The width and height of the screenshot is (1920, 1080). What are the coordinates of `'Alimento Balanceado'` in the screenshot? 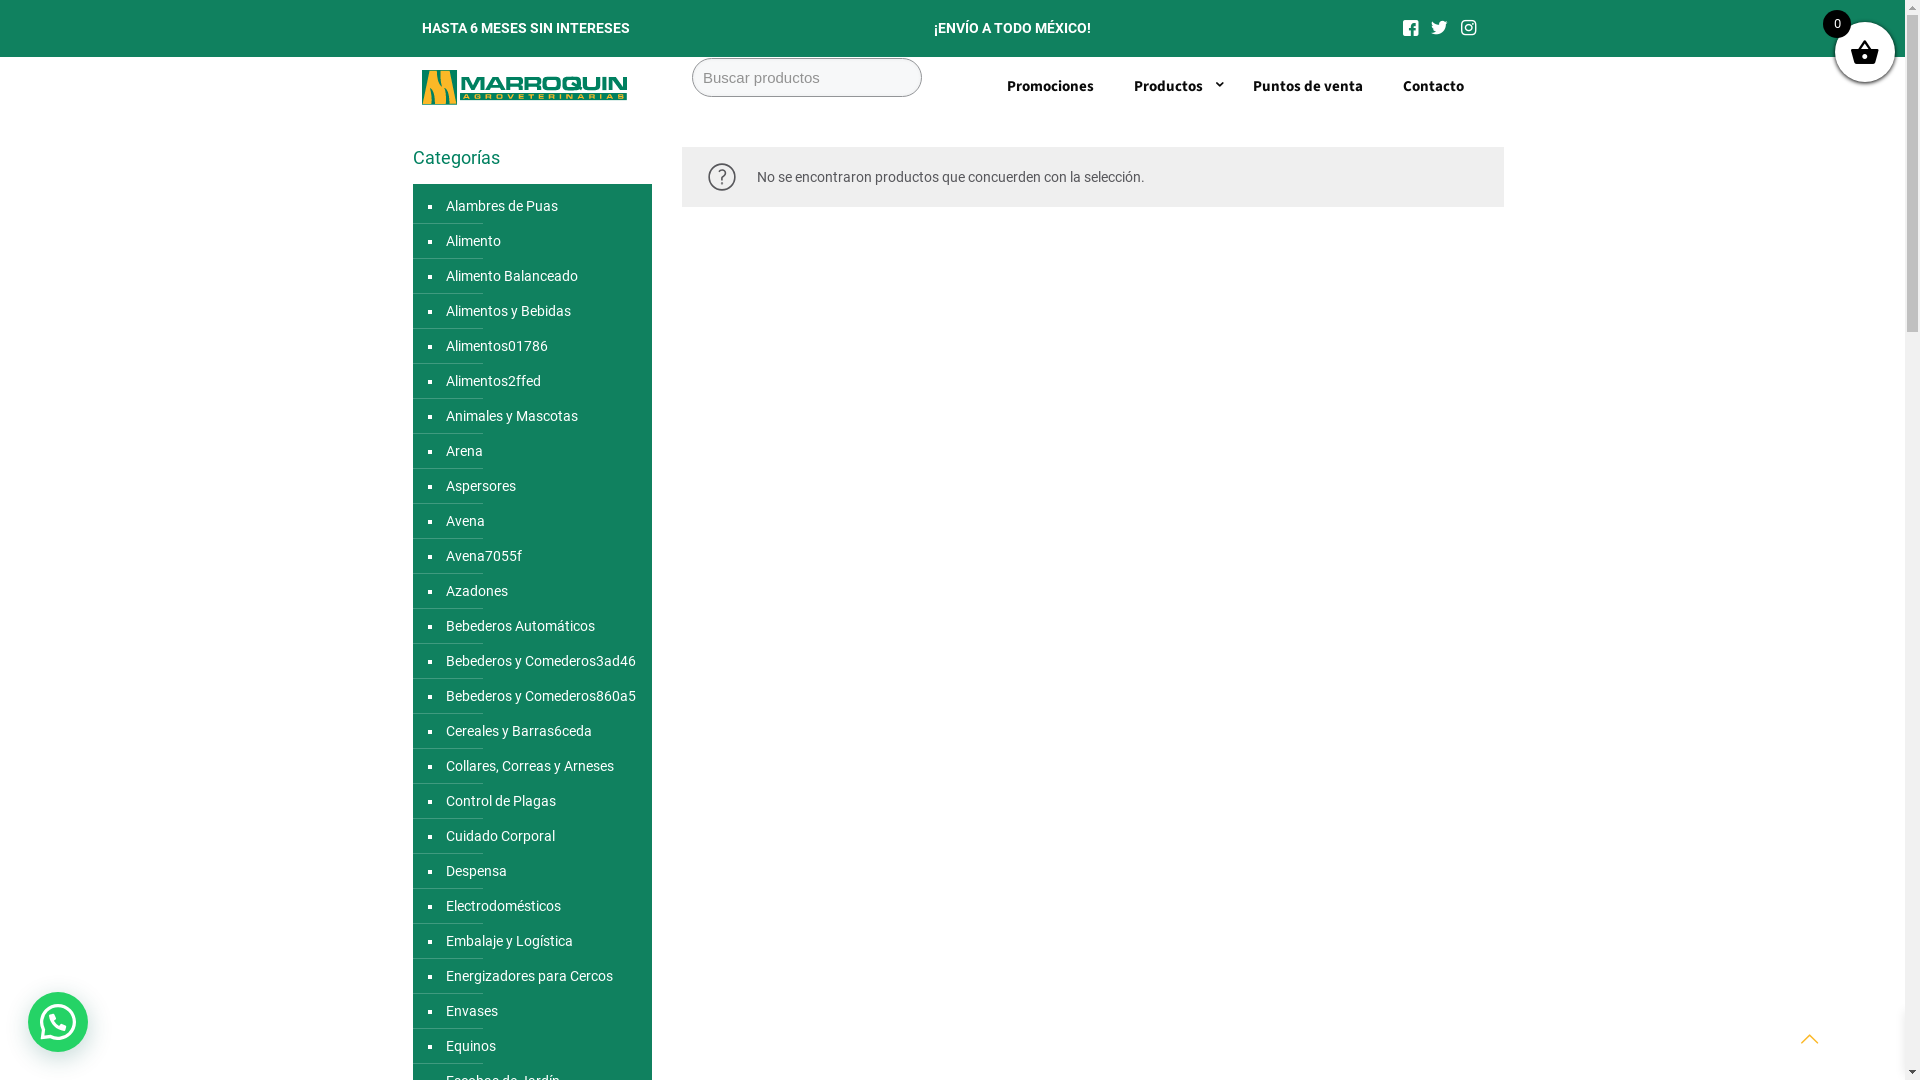 It's located at (440, 276).